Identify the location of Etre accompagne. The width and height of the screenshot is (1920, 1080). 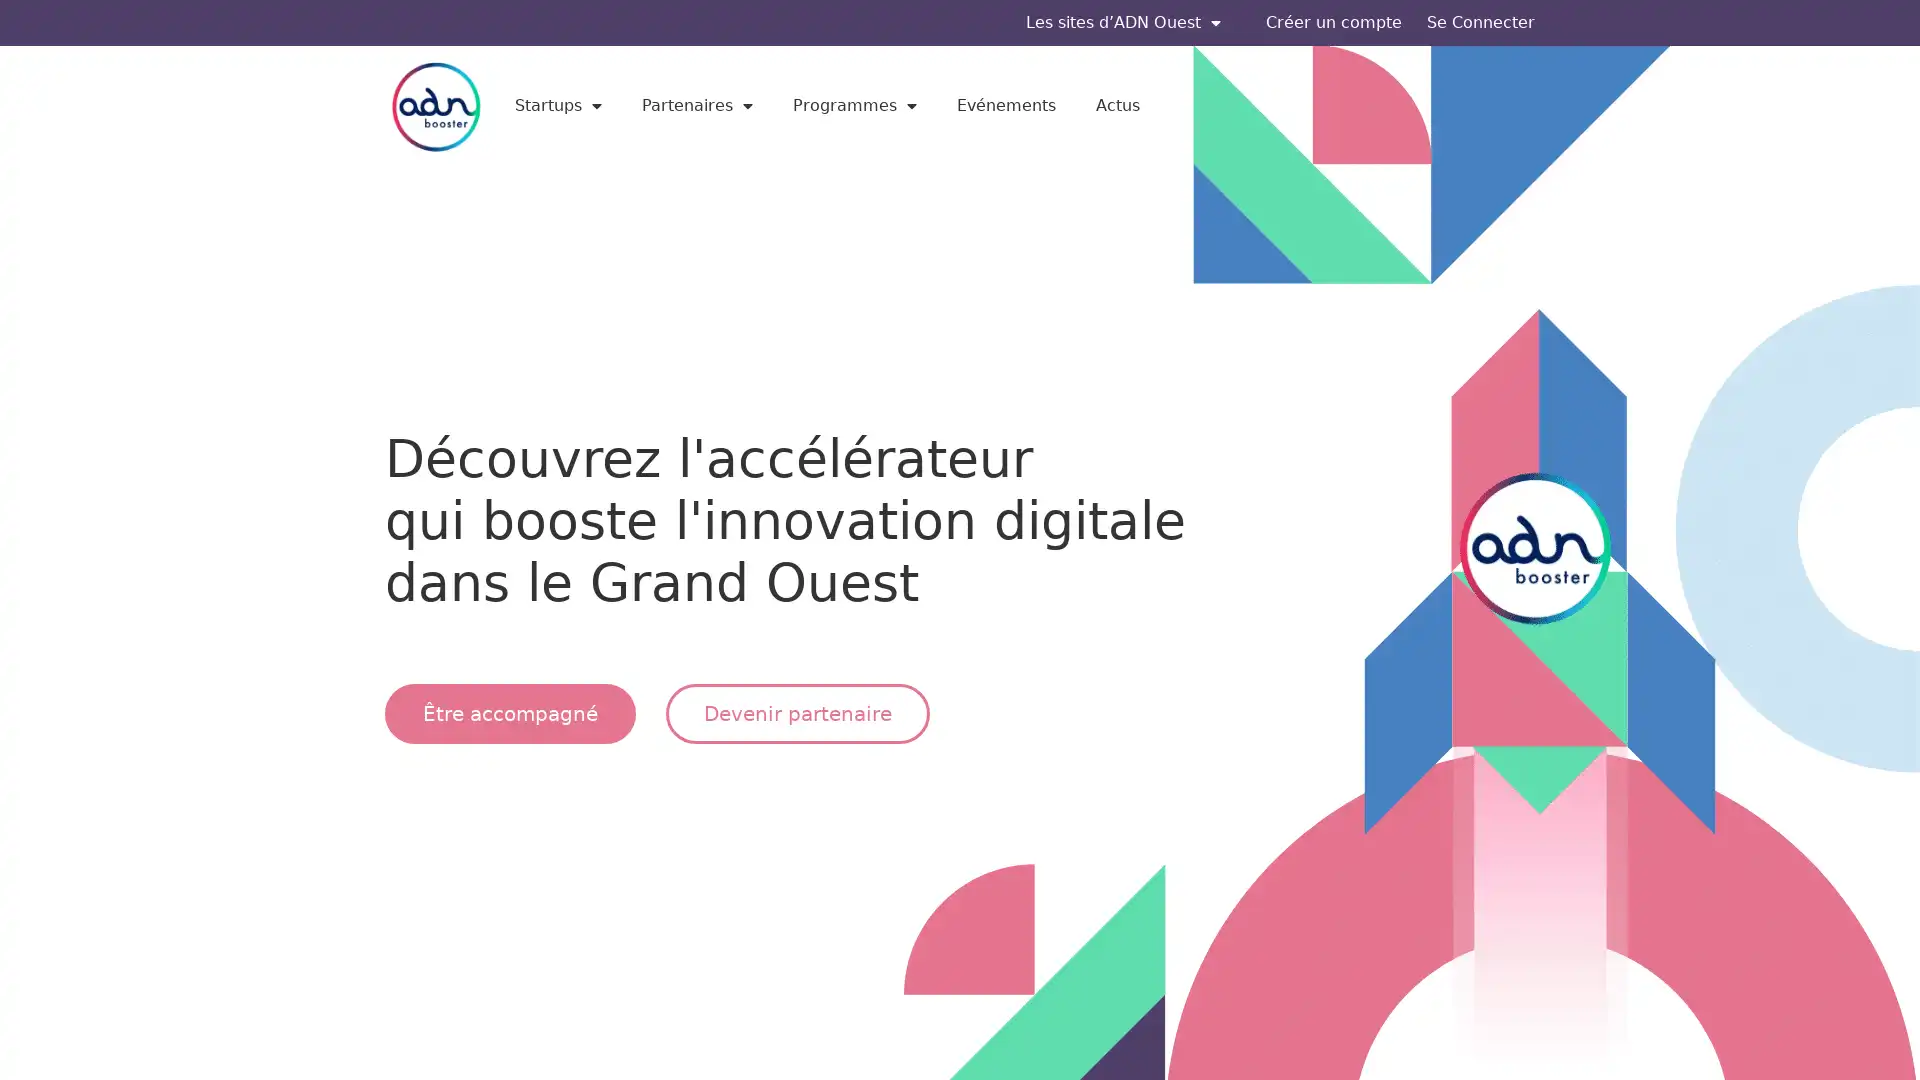
(510, 712).